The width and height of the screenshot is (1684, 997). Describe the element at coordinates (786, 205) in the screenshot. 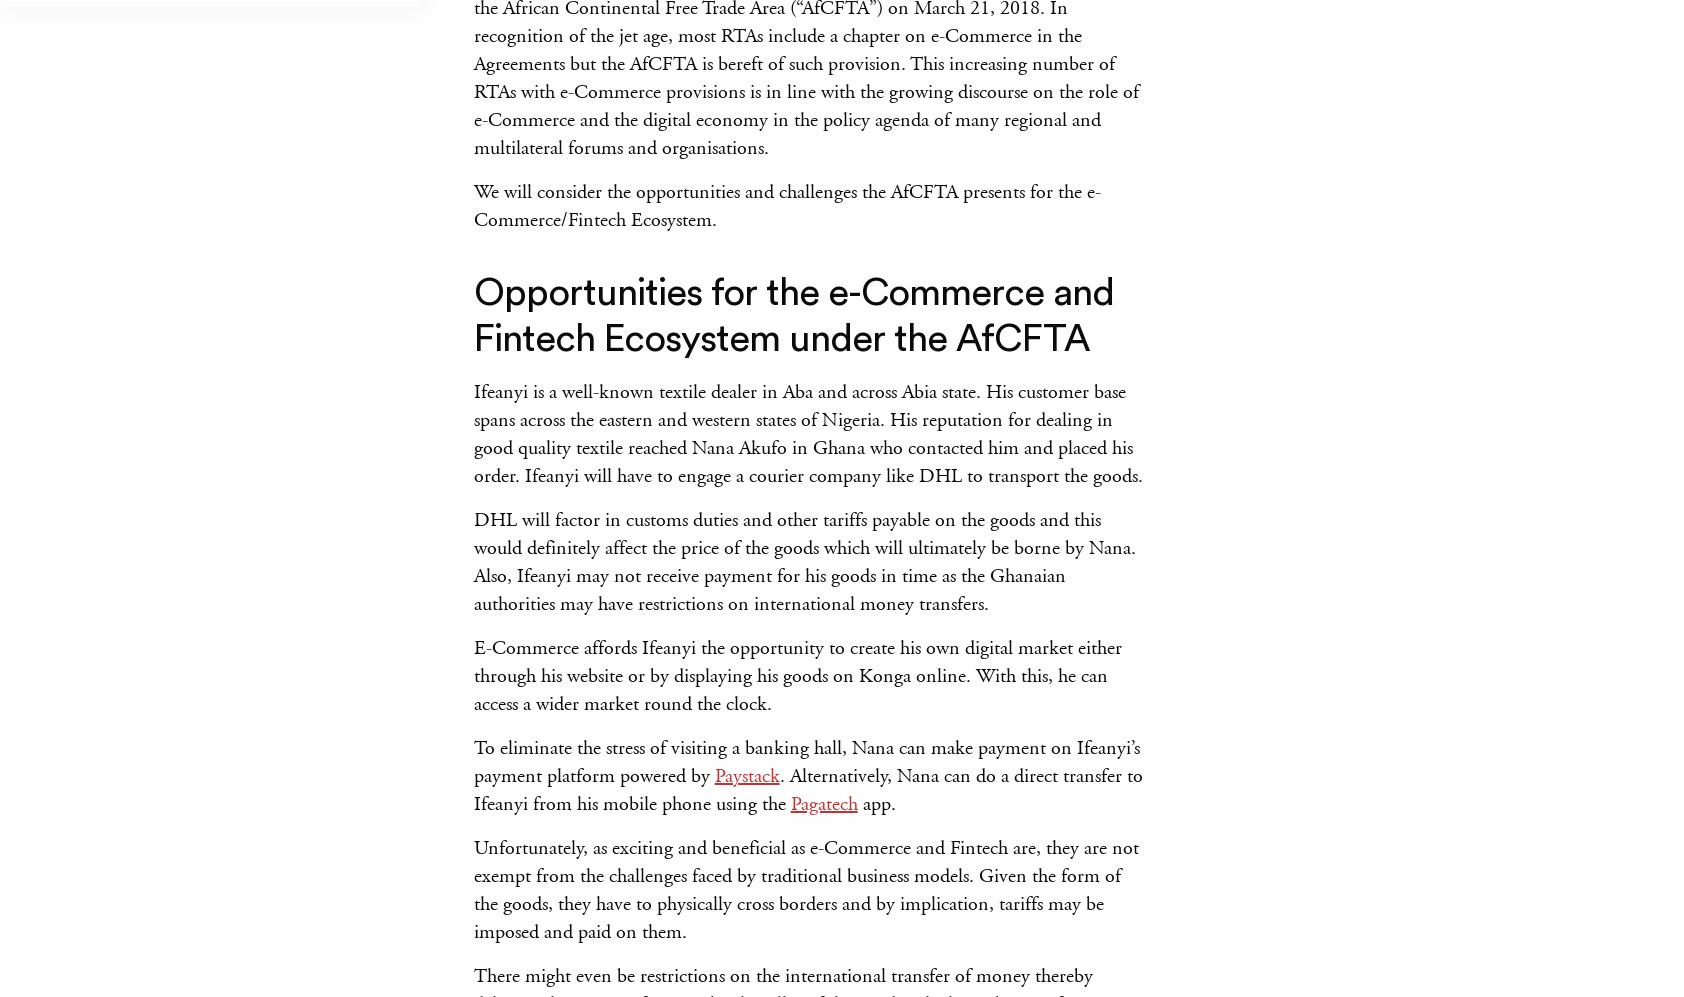

I see `'We will consider the opportunities and challenges the AfCFTA presents for the e-Commerce/Fintech Ecosystem.'` at that location.